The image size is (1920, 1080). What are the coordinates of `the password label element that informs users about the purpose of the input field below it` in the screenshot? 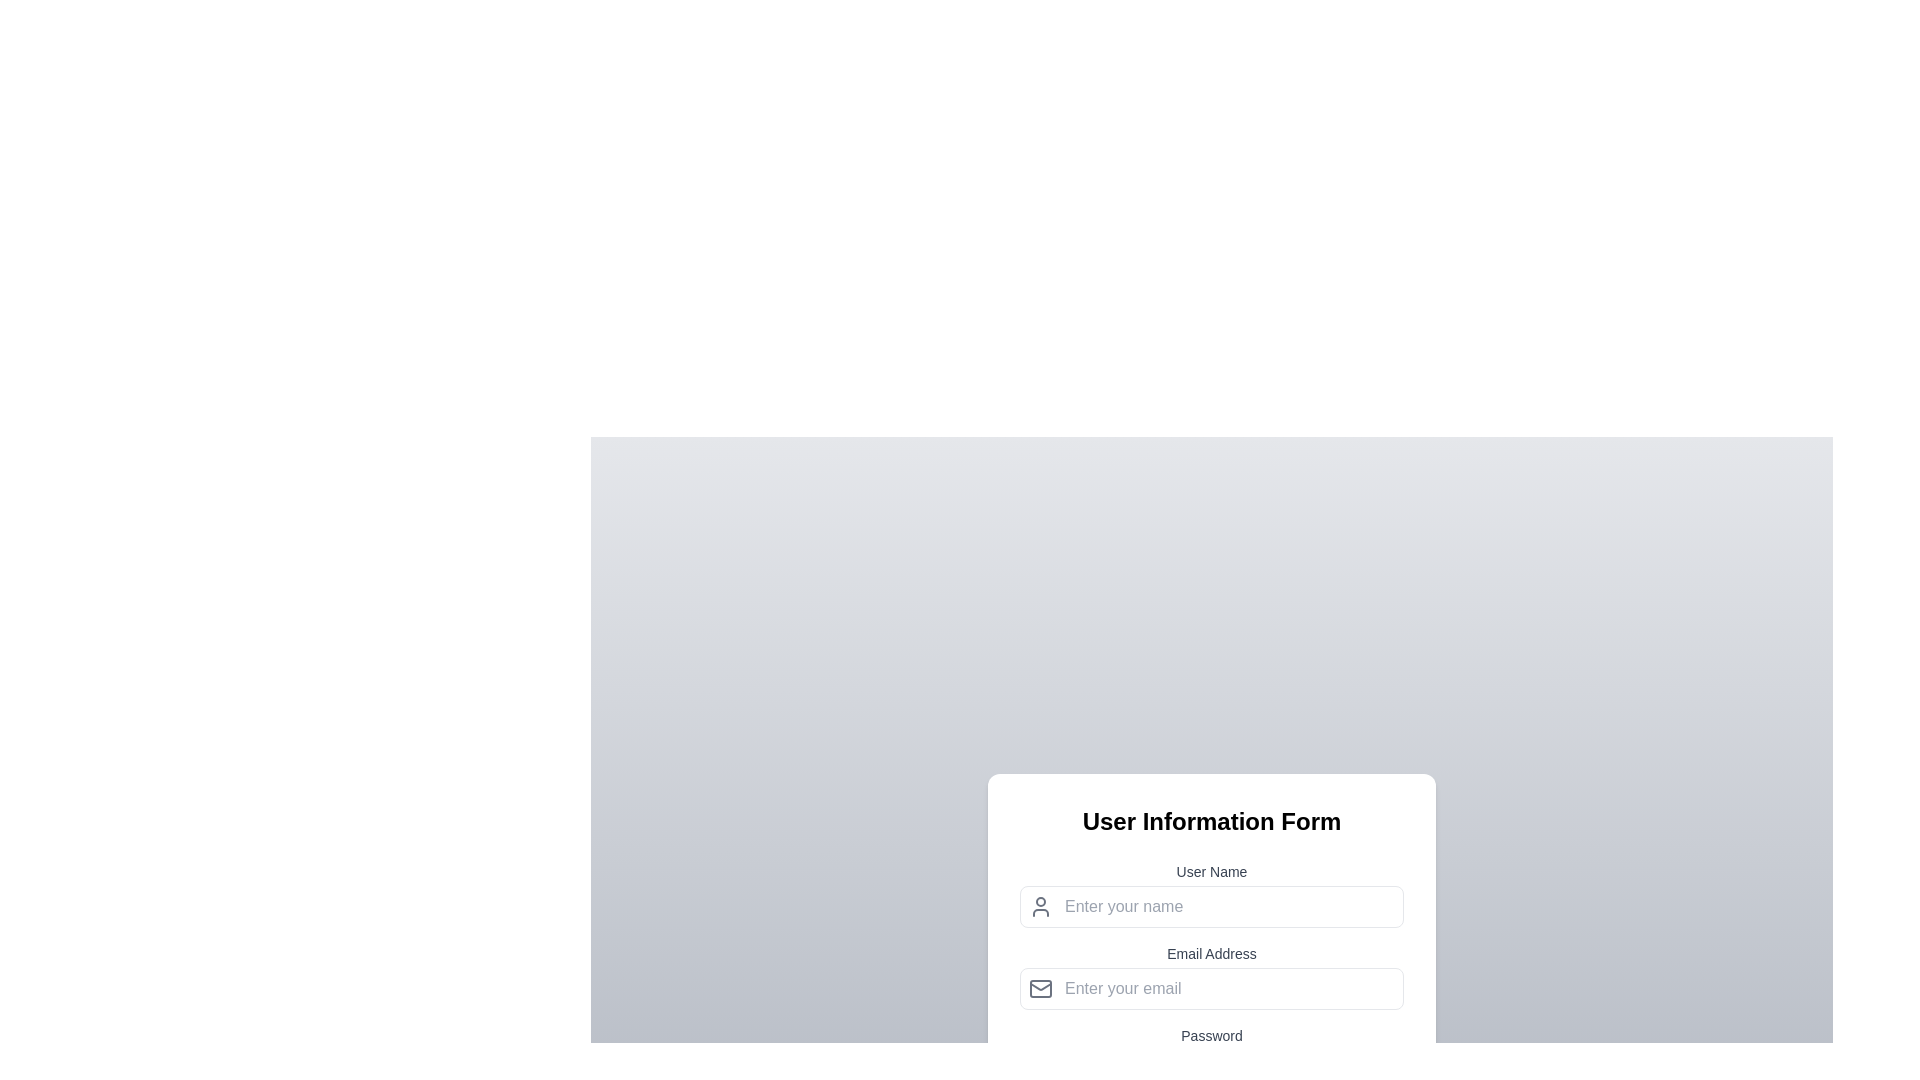 It's located at (1210, 1035).